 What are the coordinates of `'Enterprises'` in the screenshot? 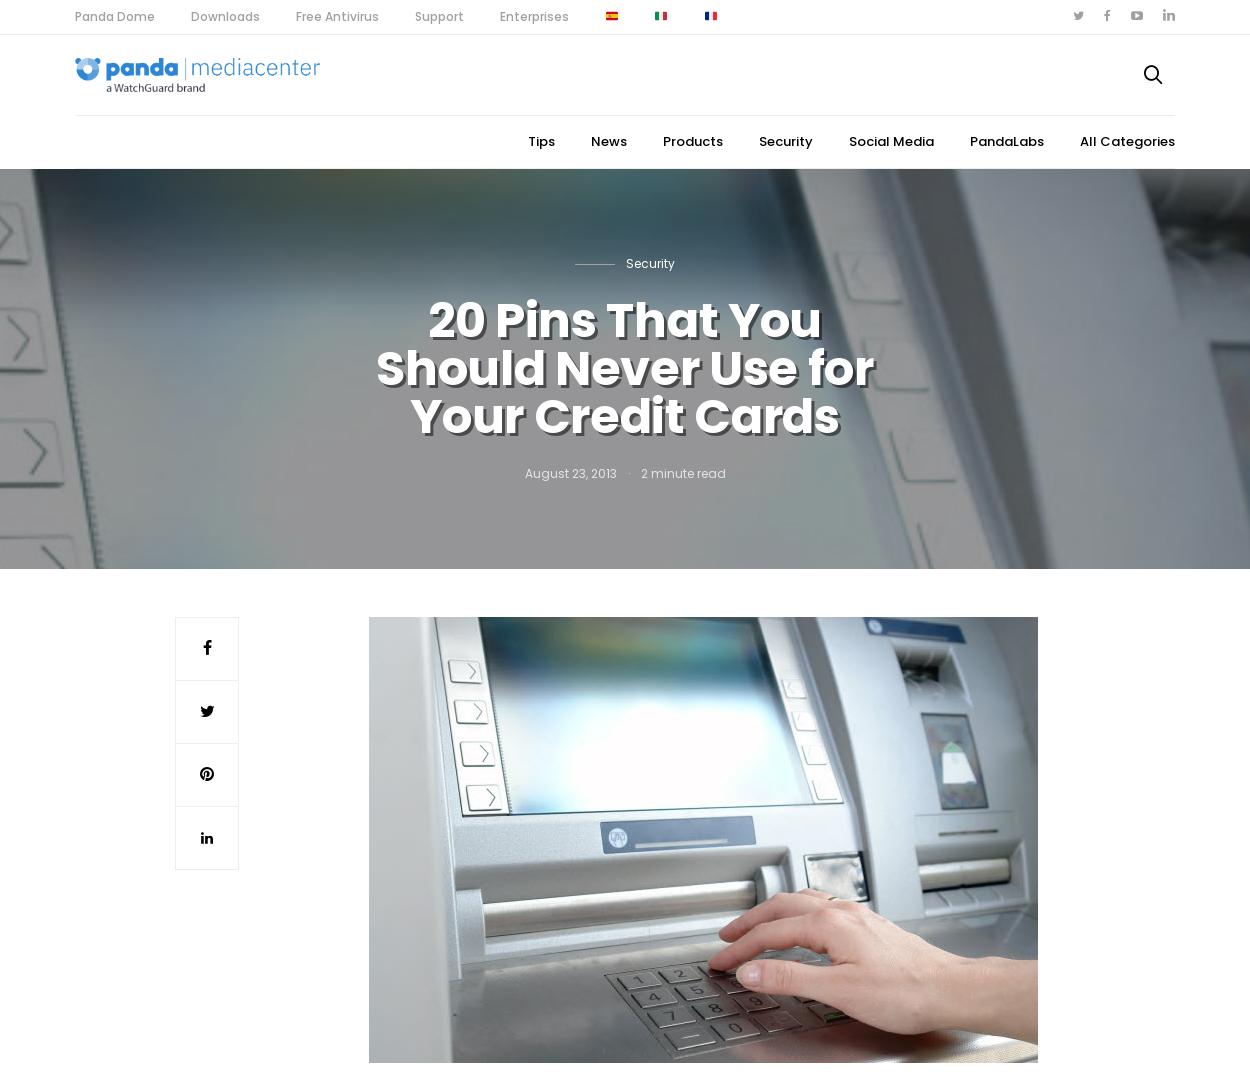 It's located at (534, 15).